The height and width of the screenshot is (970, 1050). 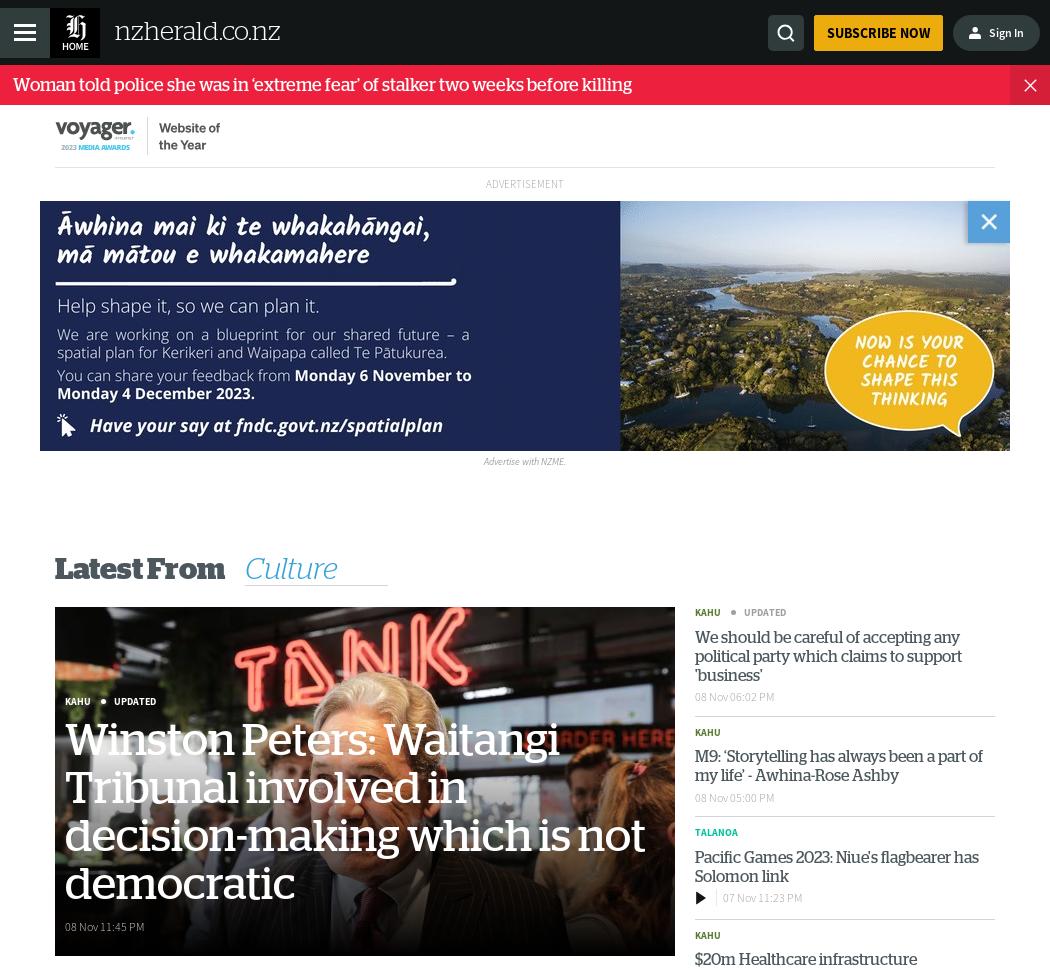 What do you see at coordinates (838, 765) in the screenshot?
I see `'M9: ‘Storytelling has always been a part of my life’ - Awhina-Rose Ashby'` at bounding box center [838, 765].